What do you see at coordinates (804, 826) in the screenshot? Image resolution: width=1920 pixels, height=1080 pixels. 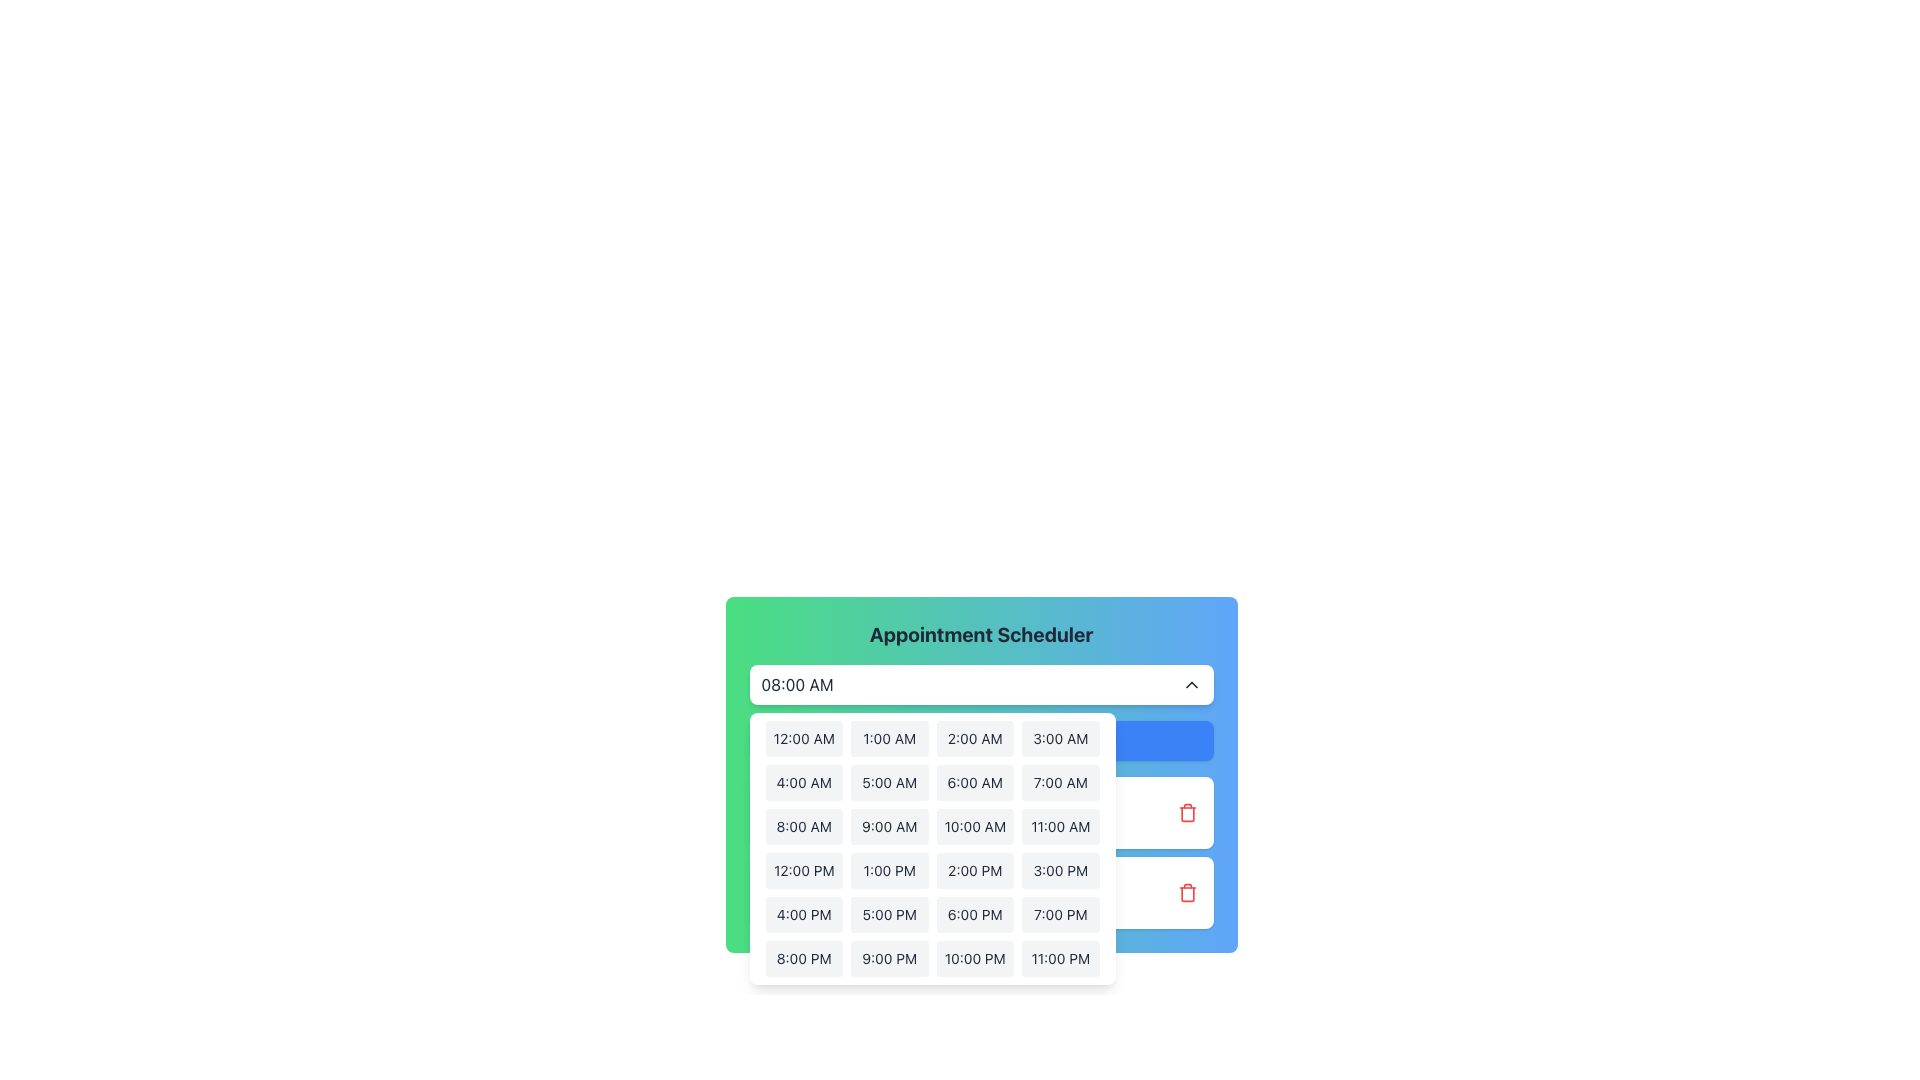 I see `the '8:00 AM' time selection button in the appointment scheduler dropdown menu, located in the third row, first column` at bounding box center [804, 826].